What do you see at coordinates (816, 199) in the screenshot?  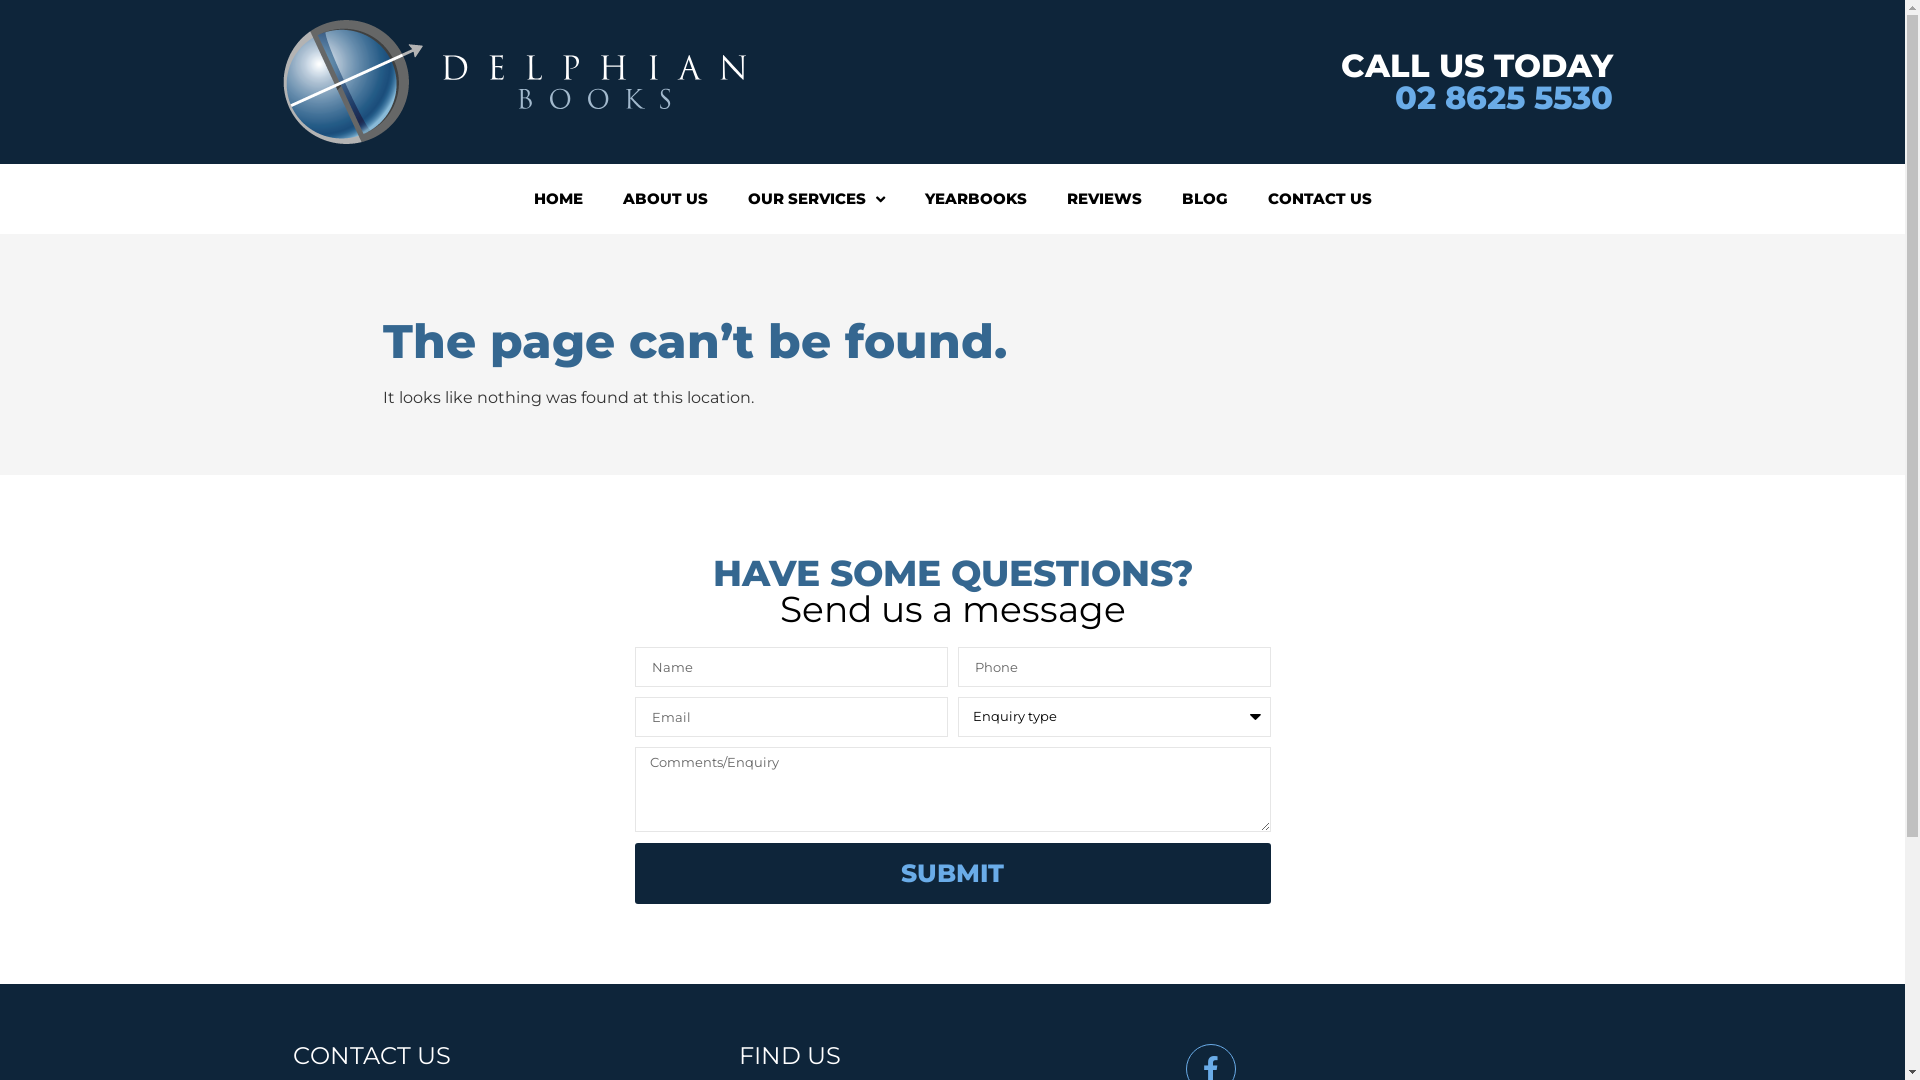 I see `'OUR SERVICES'` at bounding box center [816, 199].